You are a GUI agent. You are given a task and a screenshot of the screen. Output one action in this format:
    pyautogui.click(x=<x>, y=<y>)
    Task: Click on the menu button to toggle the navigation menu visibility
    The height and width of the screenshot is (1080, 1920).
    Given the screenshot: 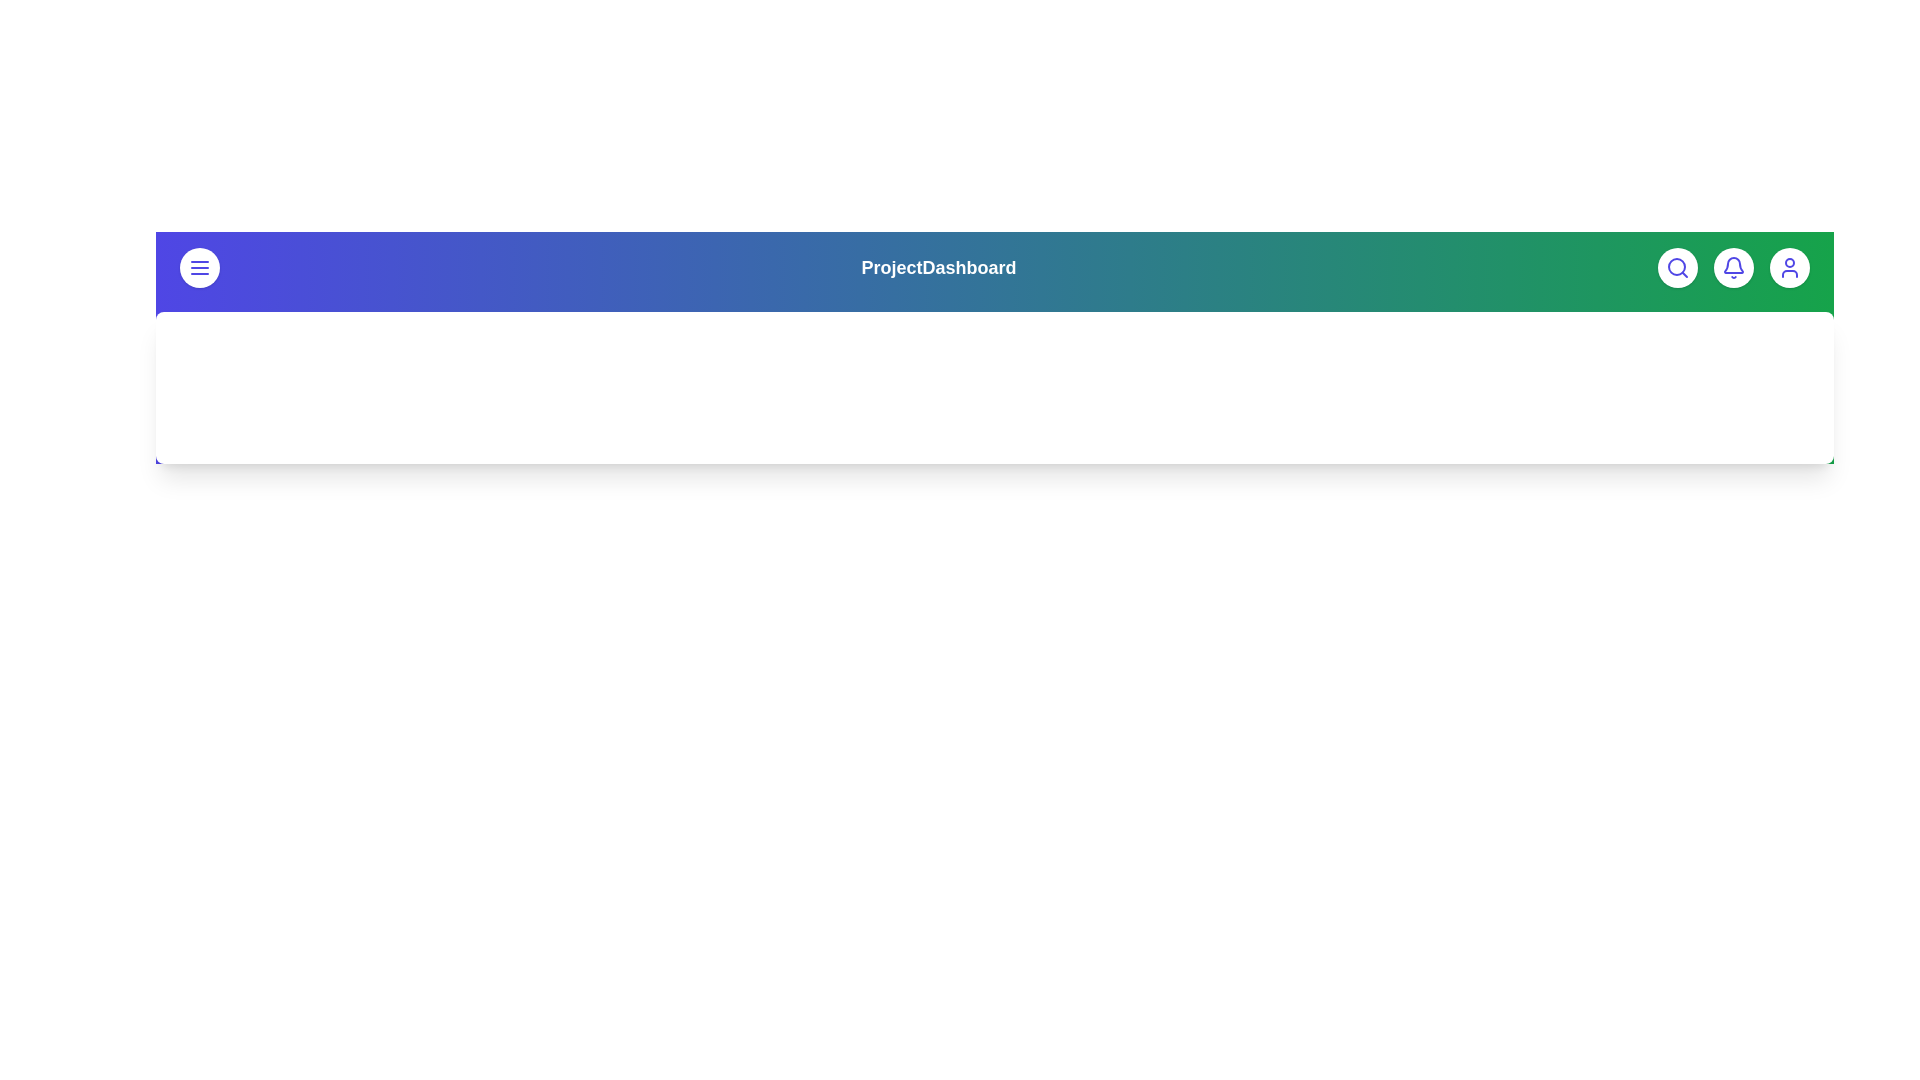 What is the action you would take?
    pyautogui.click(x=200, y=266)
    